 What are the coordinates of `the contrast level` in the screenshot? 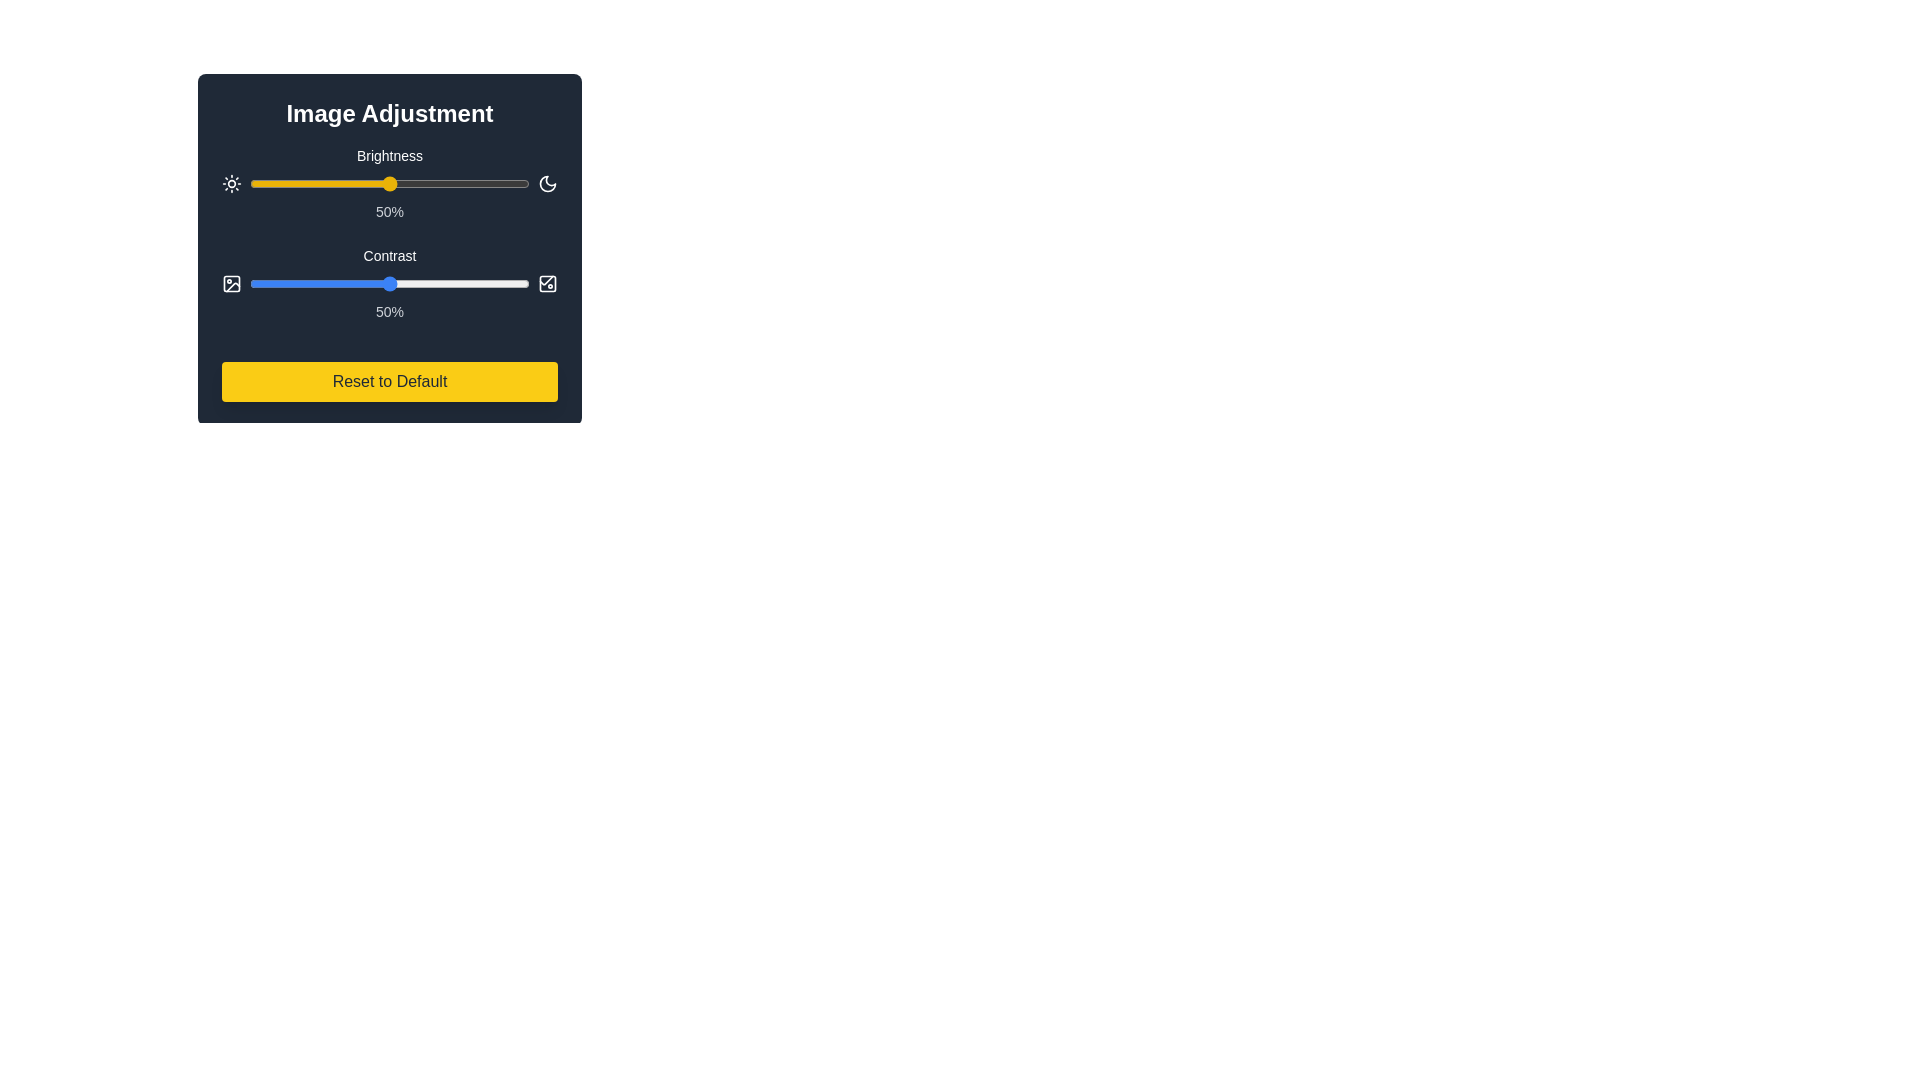 It's located at (373, 284).